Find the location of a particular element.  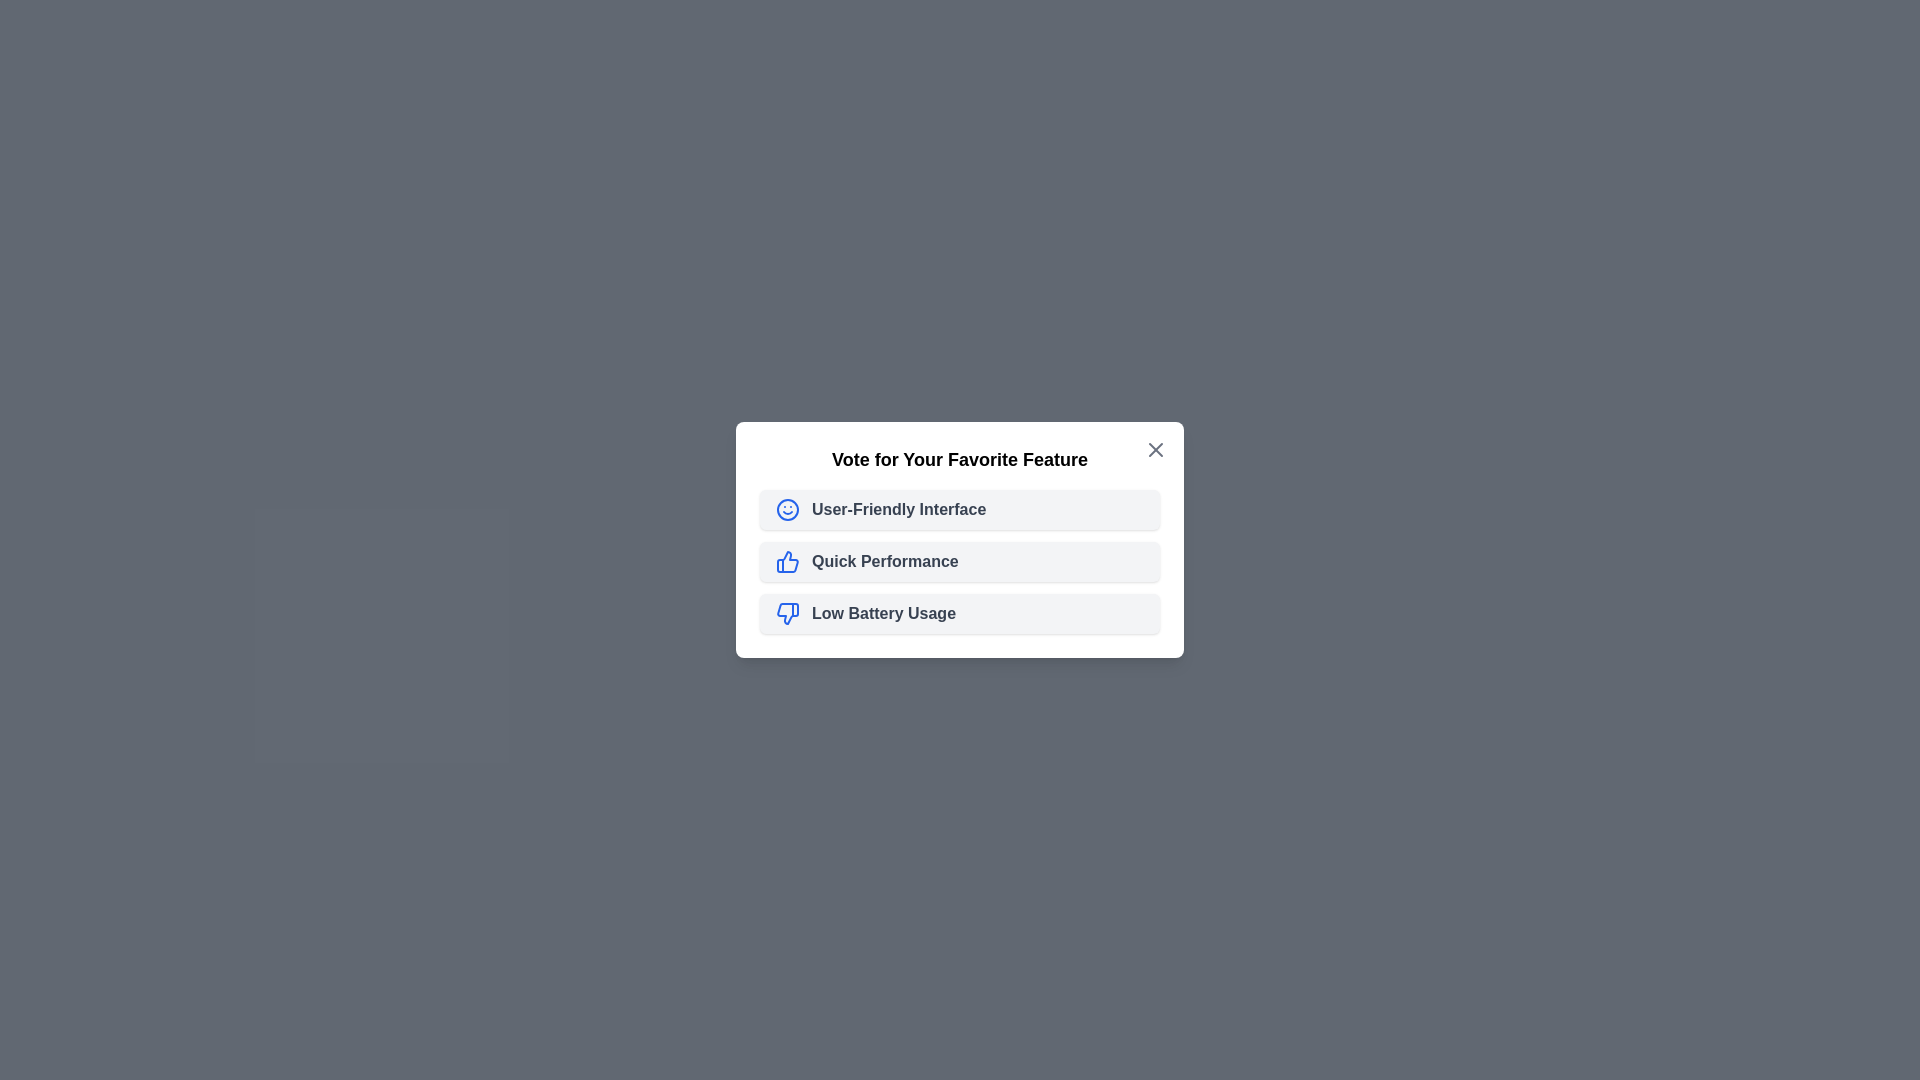

the voting option corresponding to Low Battery Usage is located at coordinates (960, 612).